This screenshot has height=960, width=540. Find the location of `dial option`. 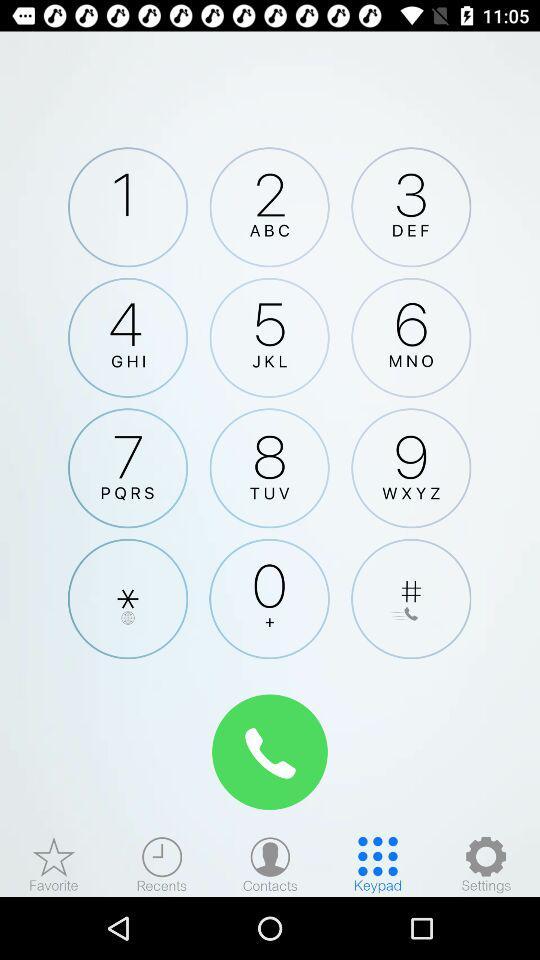

dial option is located at coordinates (269, 599).